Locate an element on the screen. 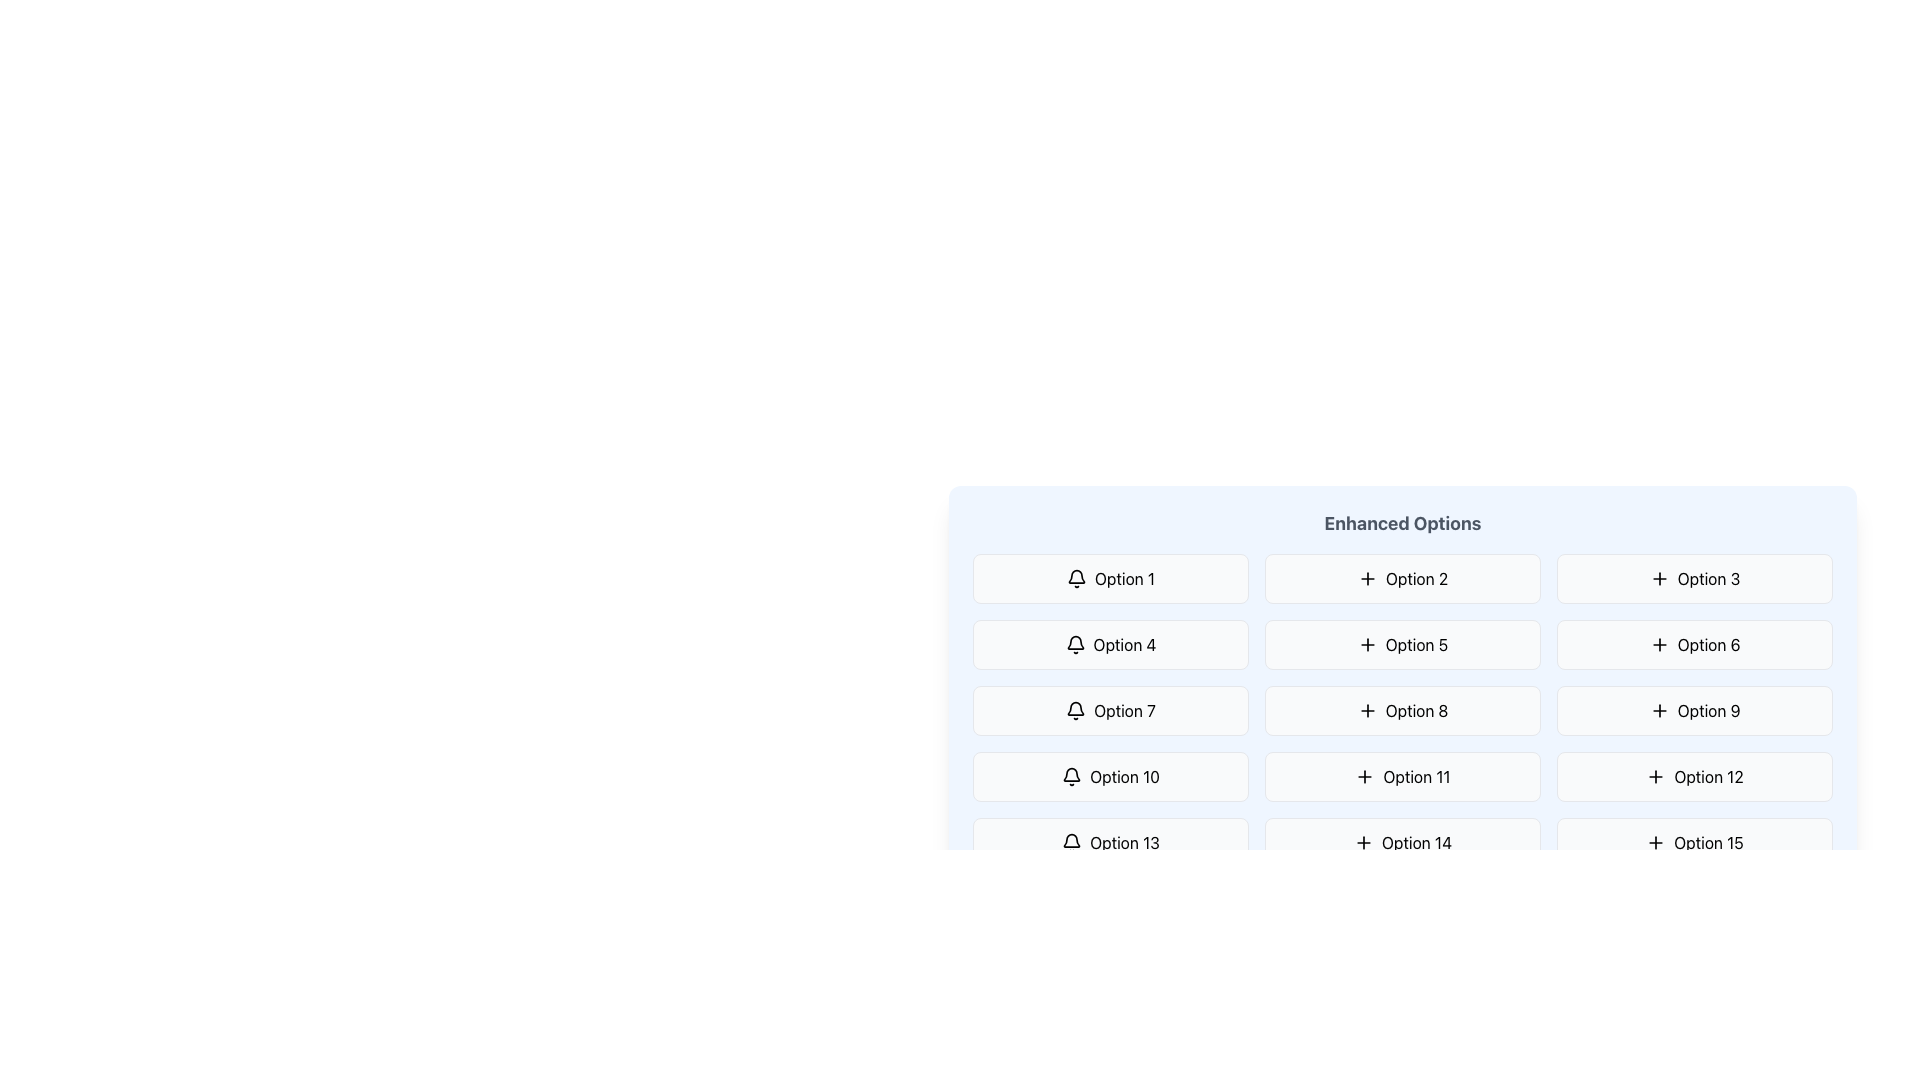 Image resolution: width=1920 pixels, height=1080 pixels. the '+' icon within the 'Option 9' button in the 'Enhanced Options' grid, which is located in the third row and third column is located at coordinates (1659, 709).